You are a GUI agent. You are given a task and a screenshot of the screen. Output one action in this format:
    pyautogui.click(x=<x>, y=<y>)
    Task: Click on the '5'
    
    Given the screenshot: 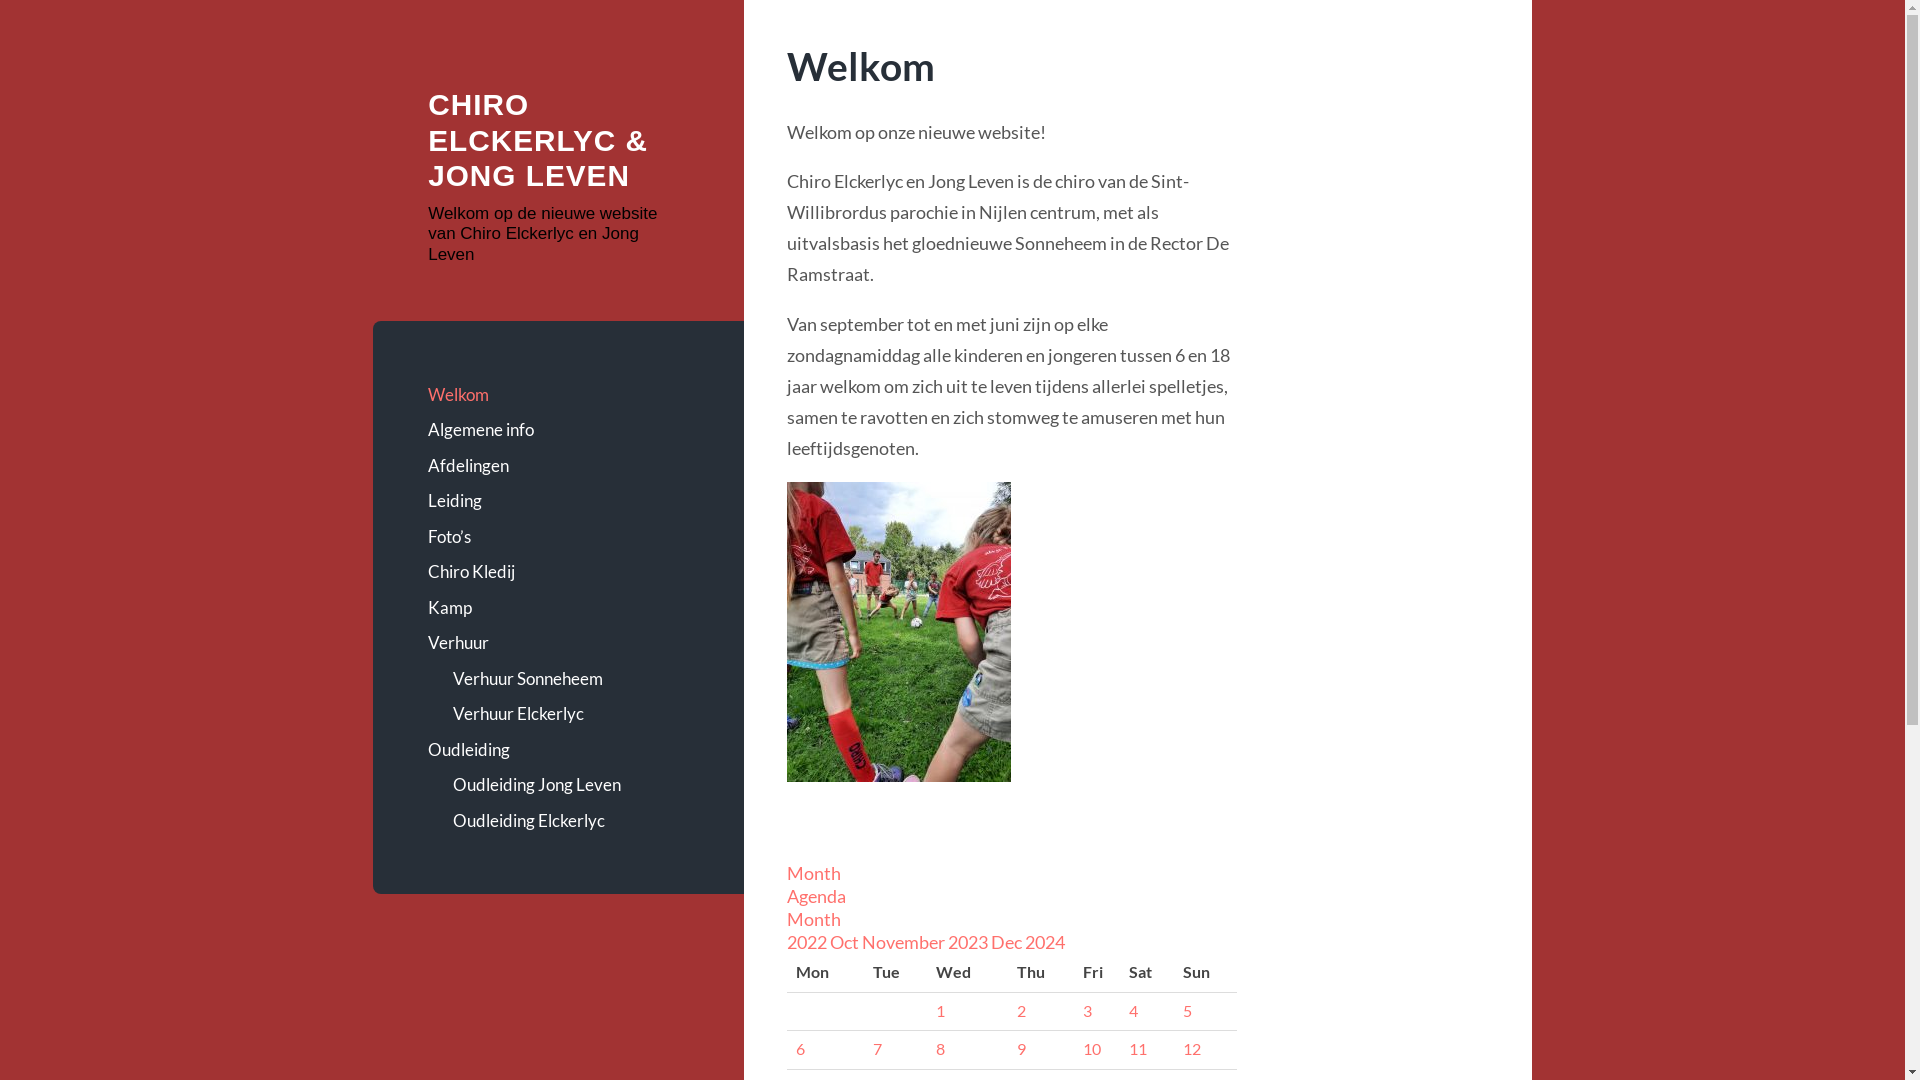 What is the action you would take?
    pyautogui.click(x=1182, y=1010)
    